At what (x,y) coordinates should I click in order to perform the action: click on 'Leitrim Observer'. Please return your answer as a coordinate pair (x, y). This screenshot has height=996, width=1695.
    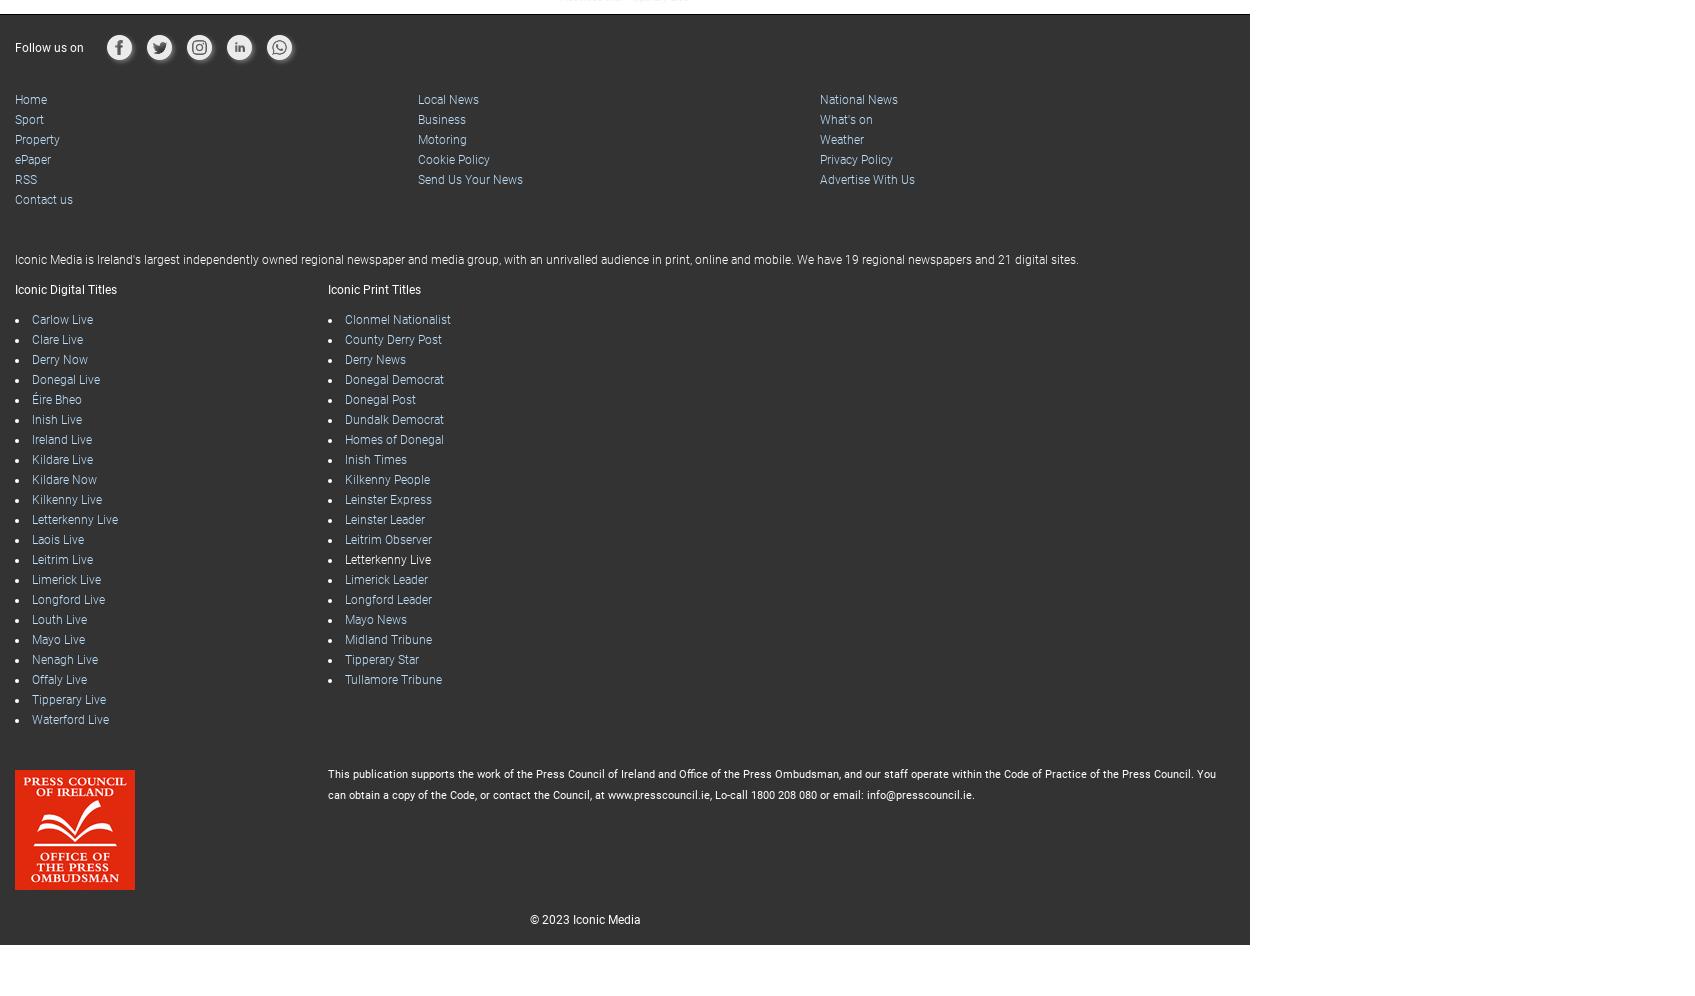
    Looking at the image, I should click on (386, 540).